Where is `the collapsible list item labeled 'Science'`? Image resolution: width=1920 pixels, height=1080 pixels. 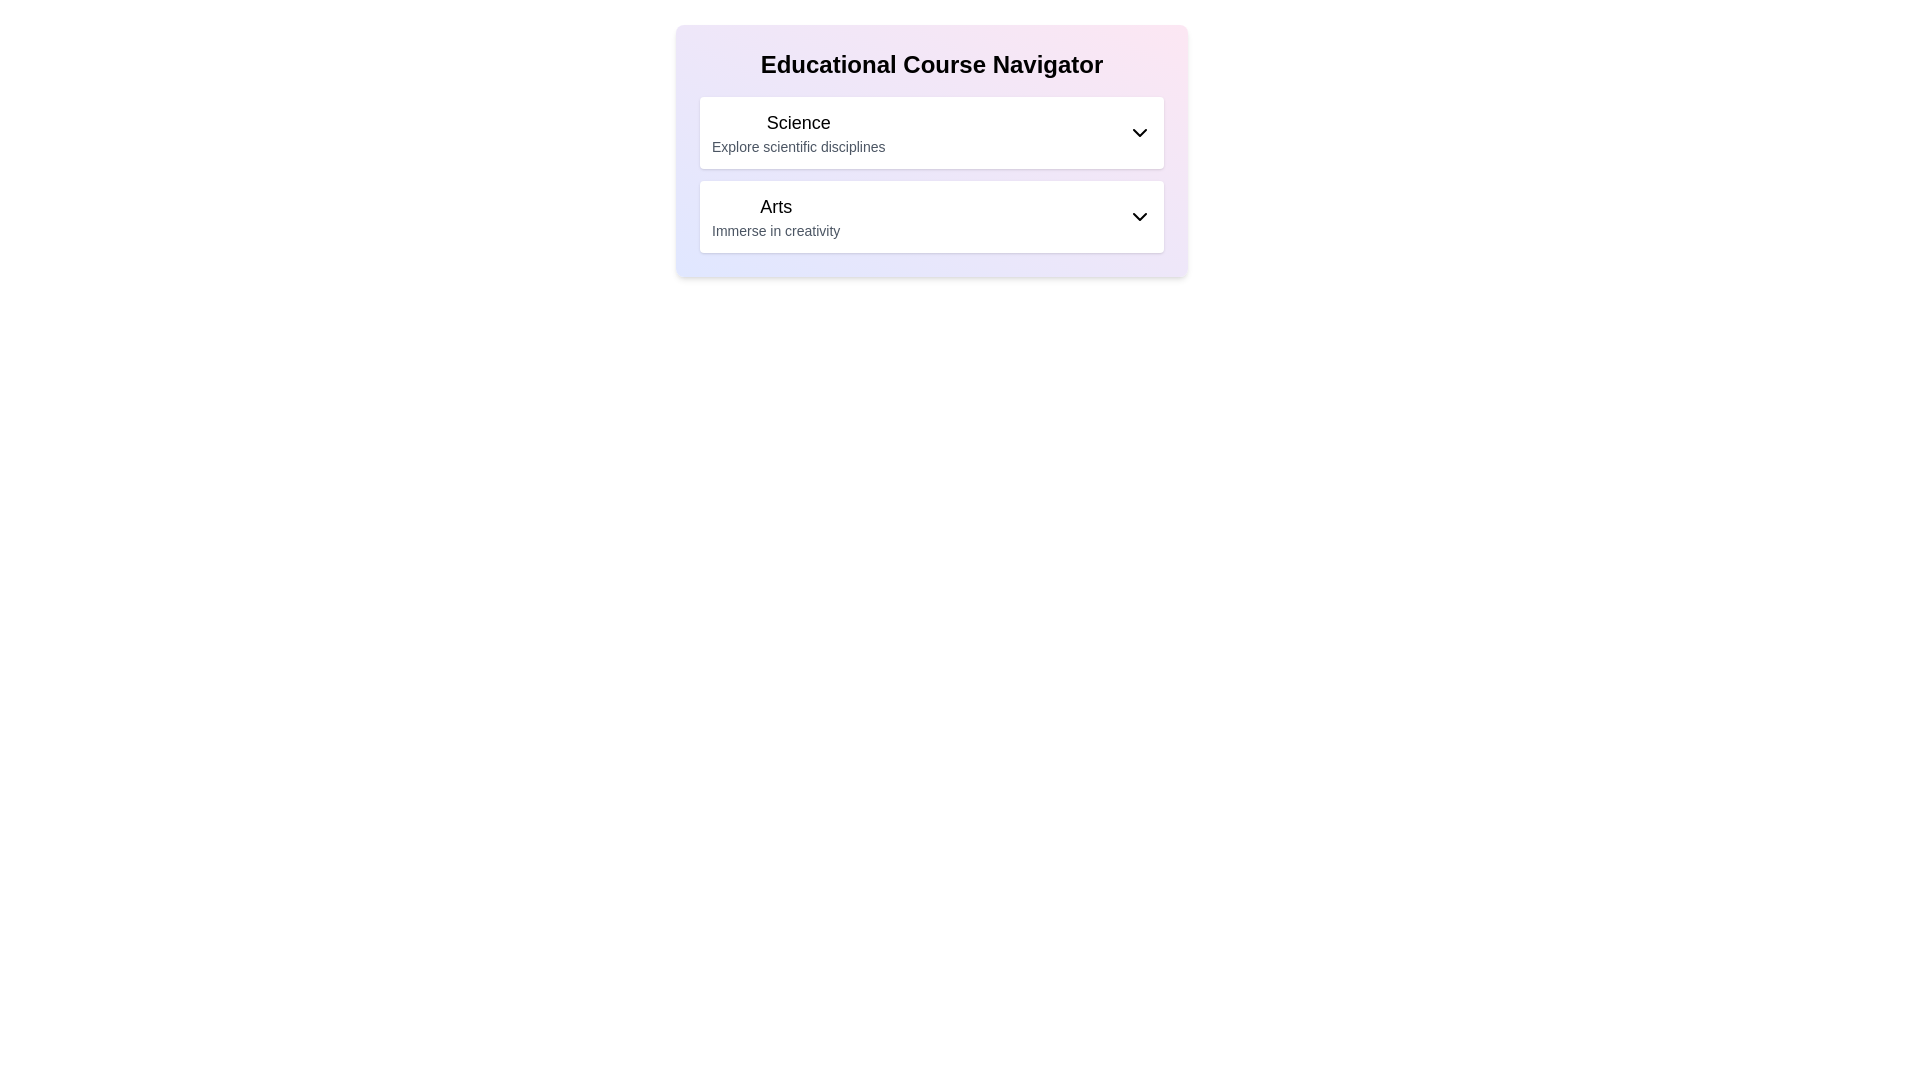 the collapsible list item labeled 'Science' is located at coordinates (930, 132).